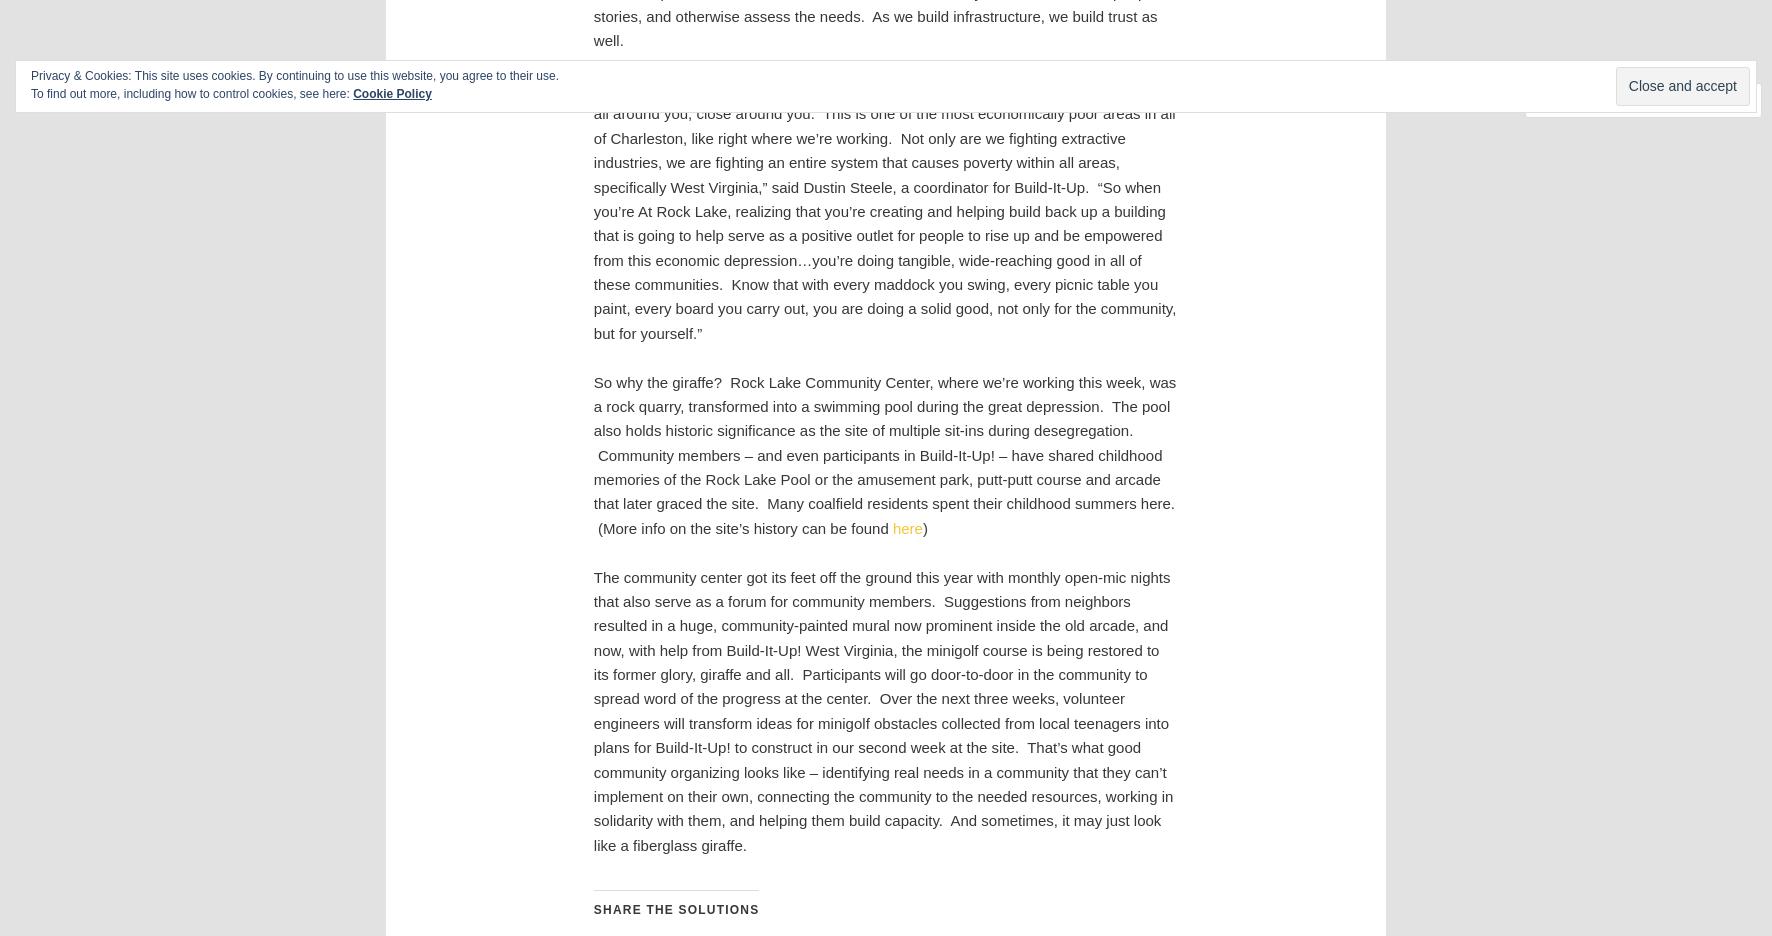 The image size is (1772, 936). Describe the element at coordinates (884, 210) in the screenshot. I see `'“Even though you can’t see the economic improverishment right there in Rock Lake it is all around you, close around you.  This is one of the most economically poor areas in all of Charleston, like right where we’re working.  Not only are we fighting extractive industries, we are fighting an entire system that causes poverty within all areas, specifically West Virginia,” said Dustin Steele, a coordinator for Build-It-Up.  “So when you’re At Rock Lake, realizing that you’re creating and helping build back up a building that is going to help serve as a positive outlet for people to rise up and be empowered from this economic depression…you’re doing tangible, wide-reaching good in all of these communities.  Know that with every maddock you swing, every picnic table you paint, every board you carry out, you are doing a solid good, not only for the community, but for yourself.”'` at that location.